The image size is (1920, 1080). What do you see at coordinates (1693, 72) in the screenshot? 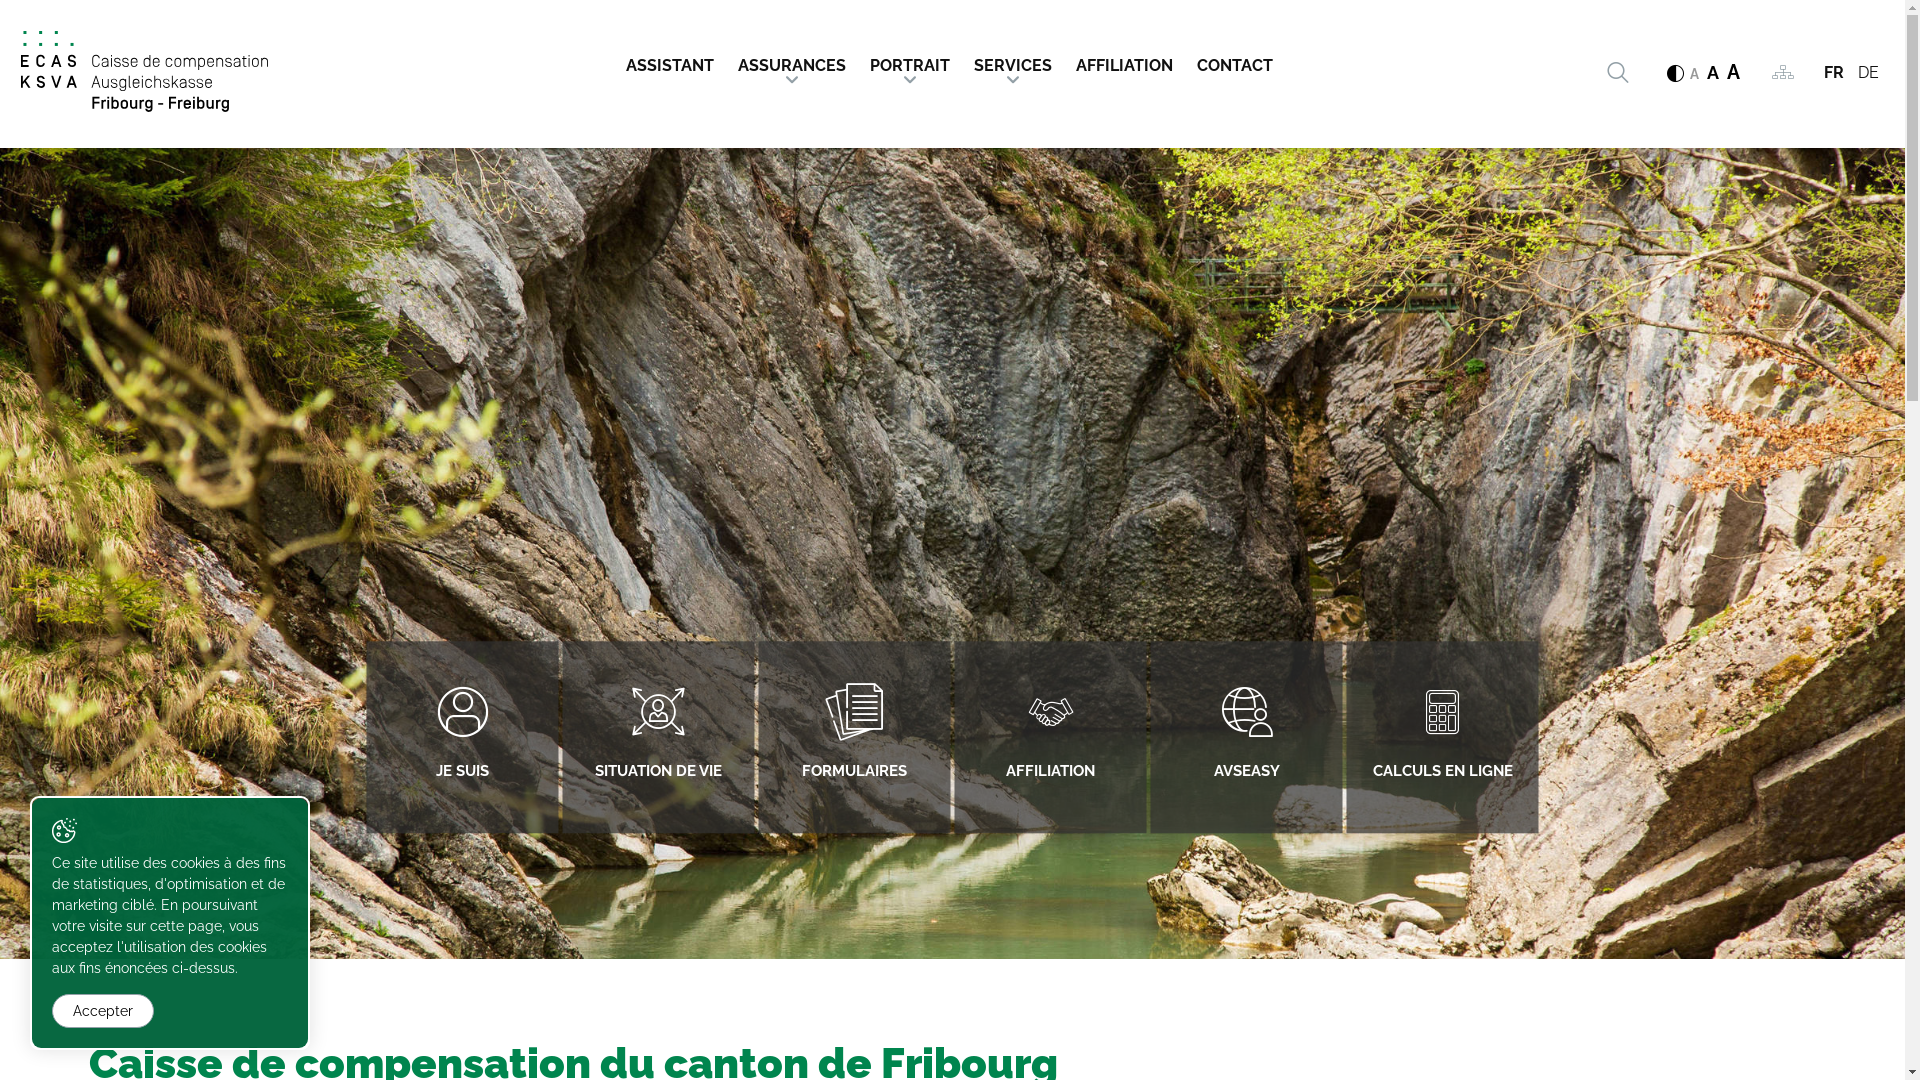
I see `'A'` at bounding box center [1693, 72].